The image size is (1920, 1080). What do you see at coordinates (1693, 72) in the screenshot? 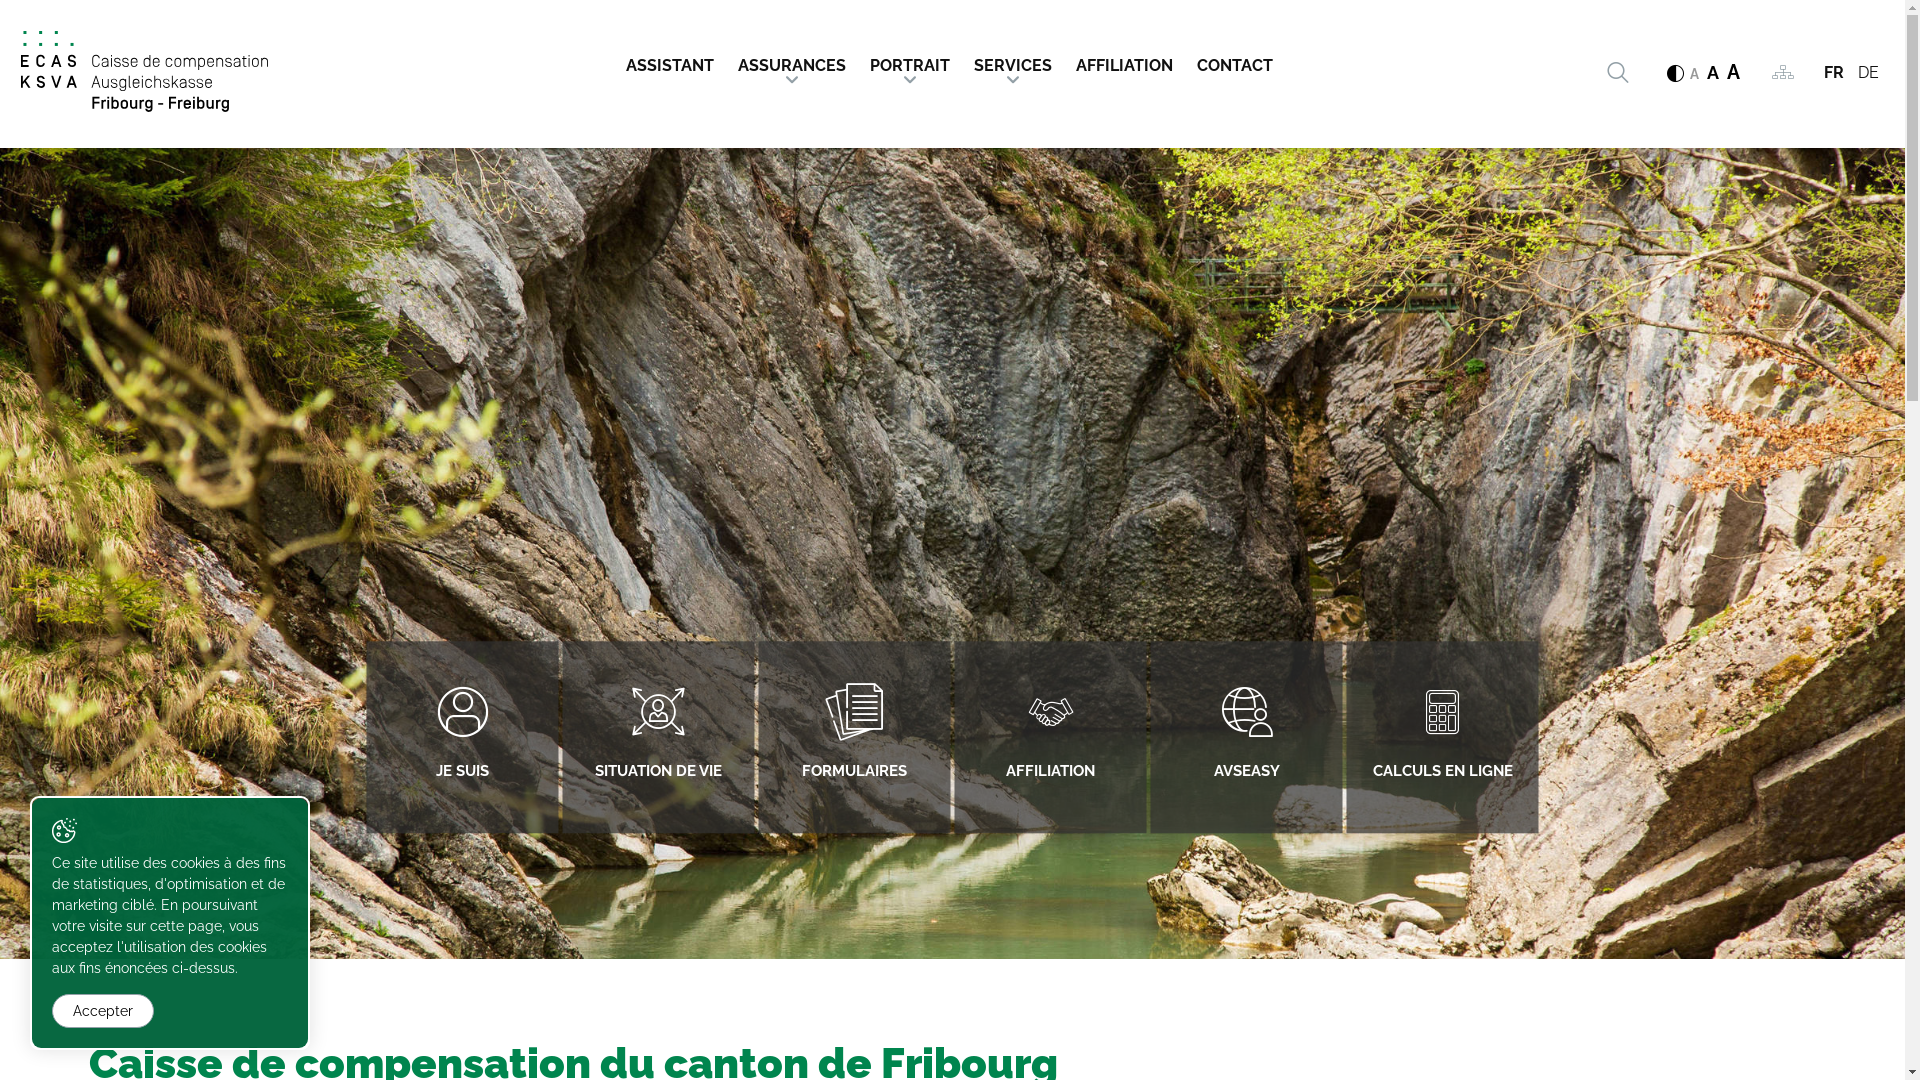
I see `'A'` at bounding box center [1693, 72].